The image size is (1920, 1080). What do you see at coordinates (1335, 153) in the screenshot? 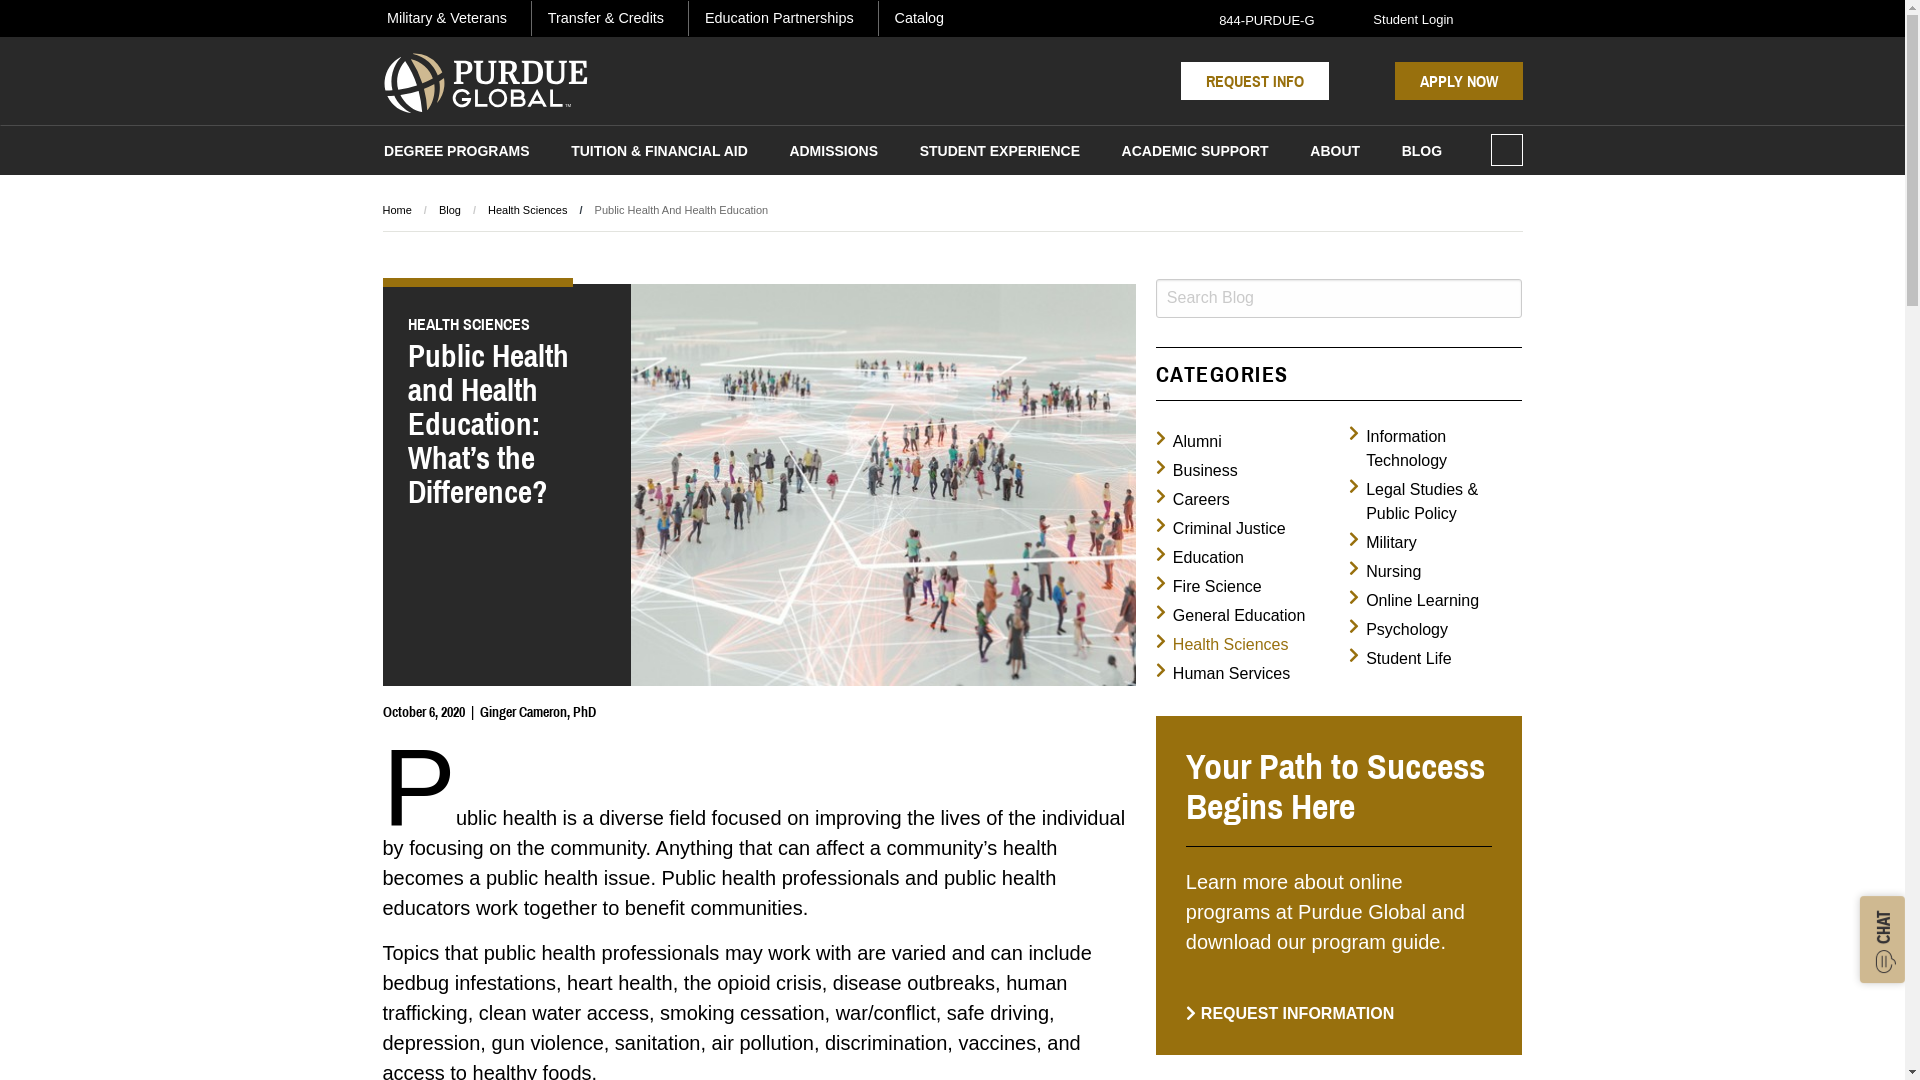
I see `'ABOUT'` at bounding box center [1335, 153].